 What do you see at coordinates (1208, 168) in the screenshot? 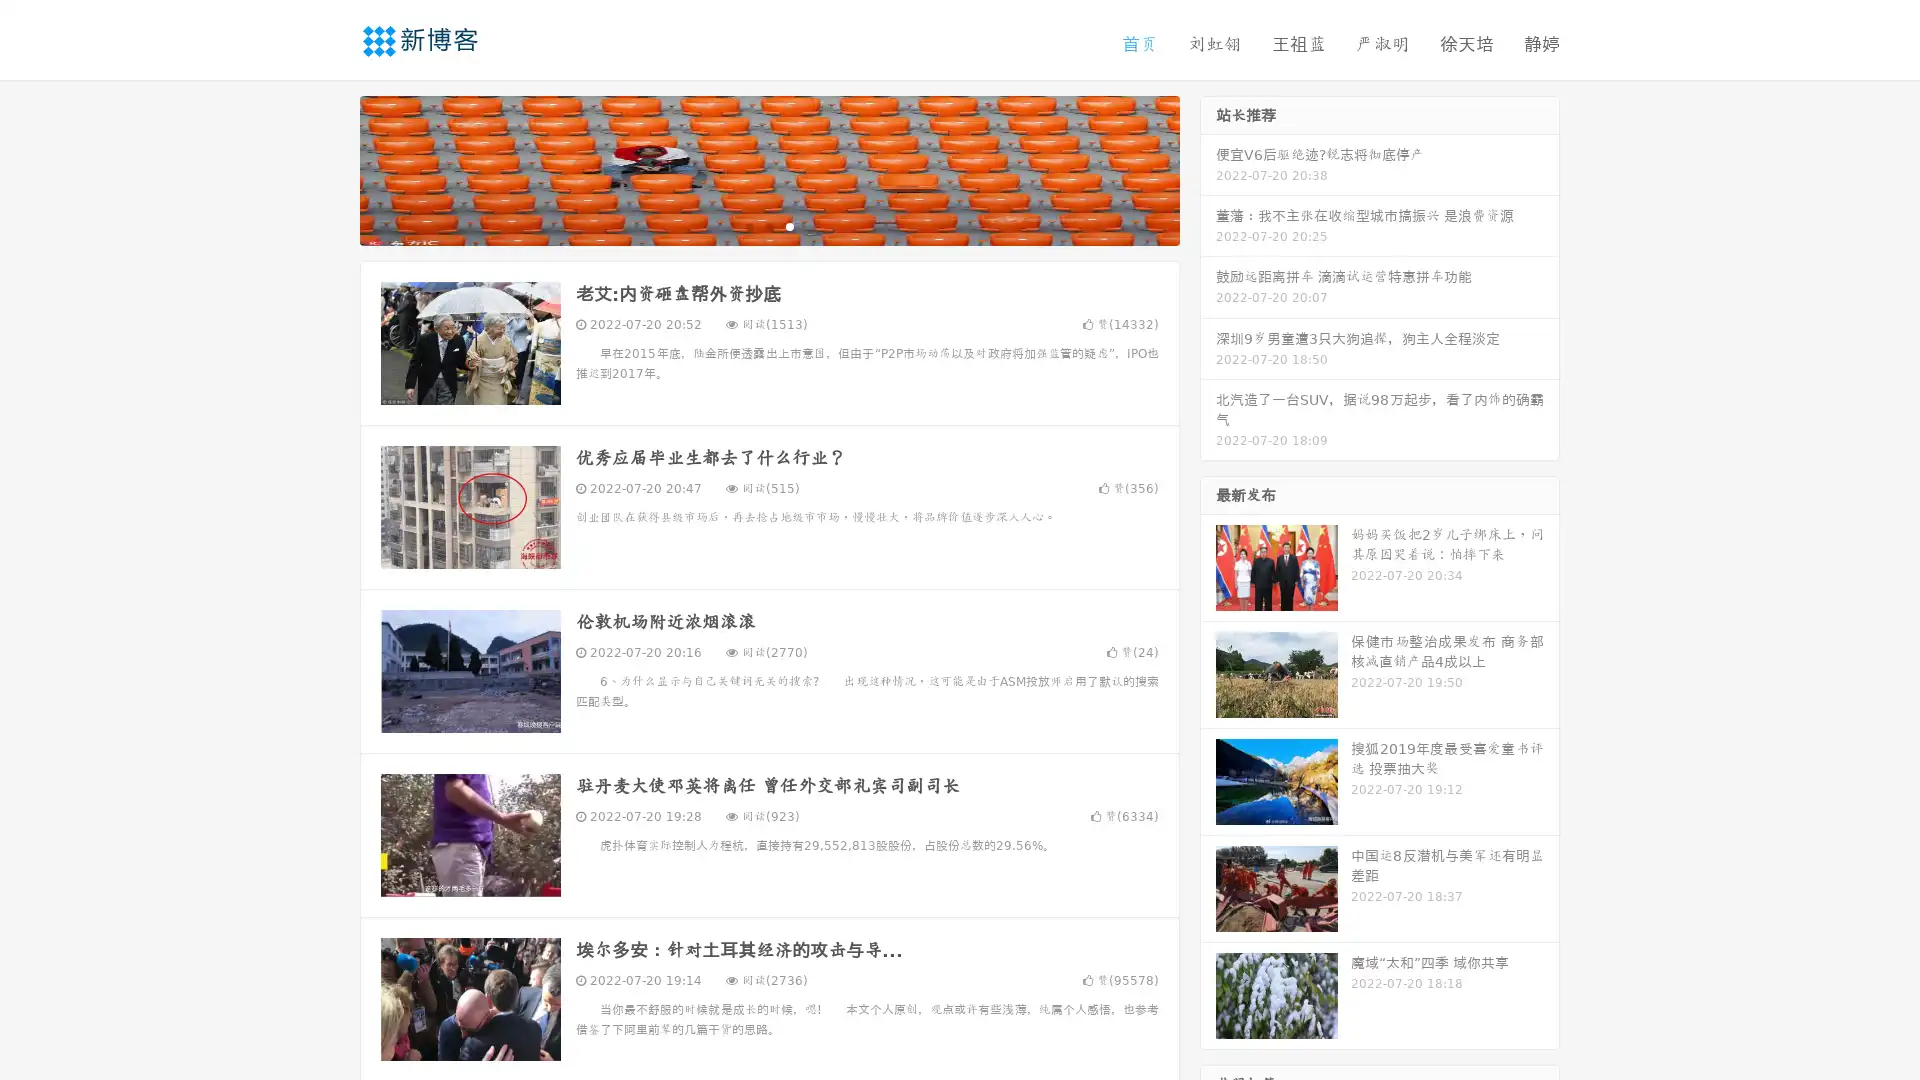
I see `Next slide` at bounding box center [1208, 168].